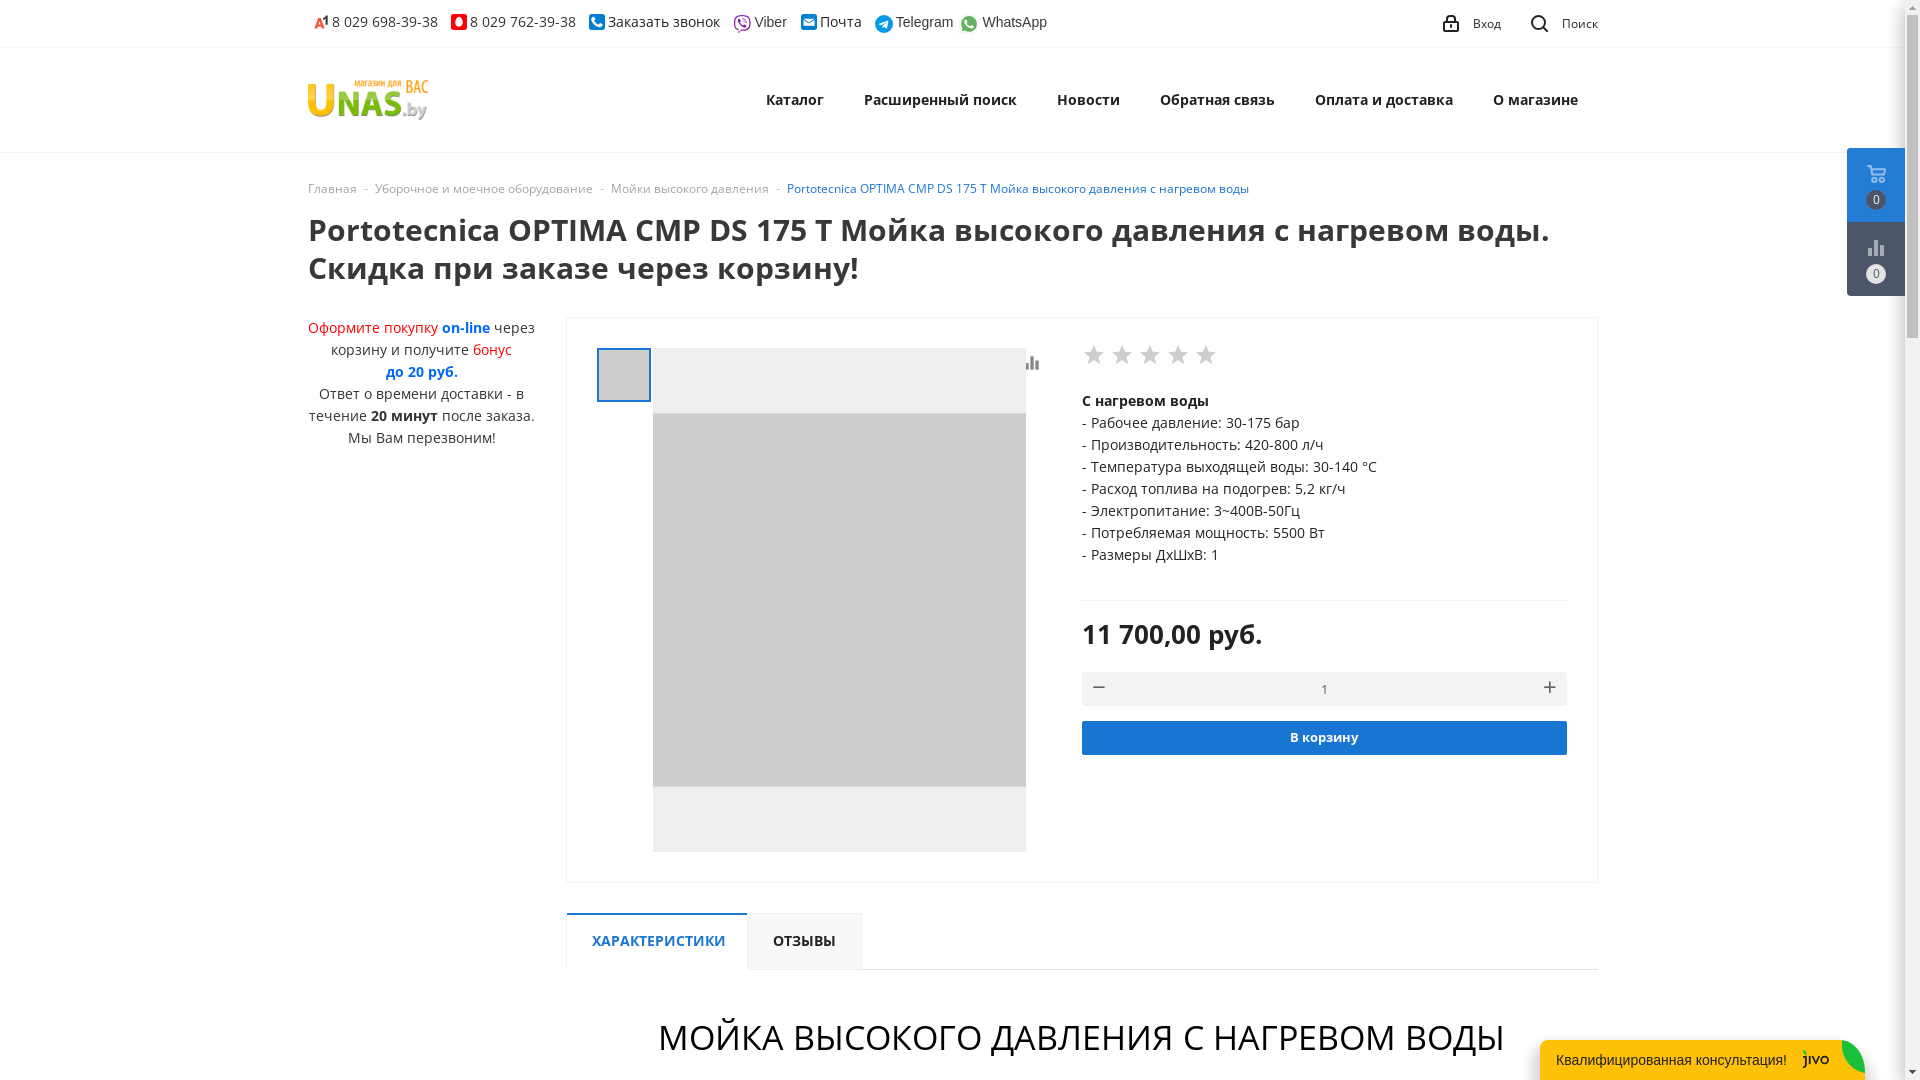 The width and height of the screenshot is (1920, 1080). I want to click on 'WhatsApp', so click(1003, 22).